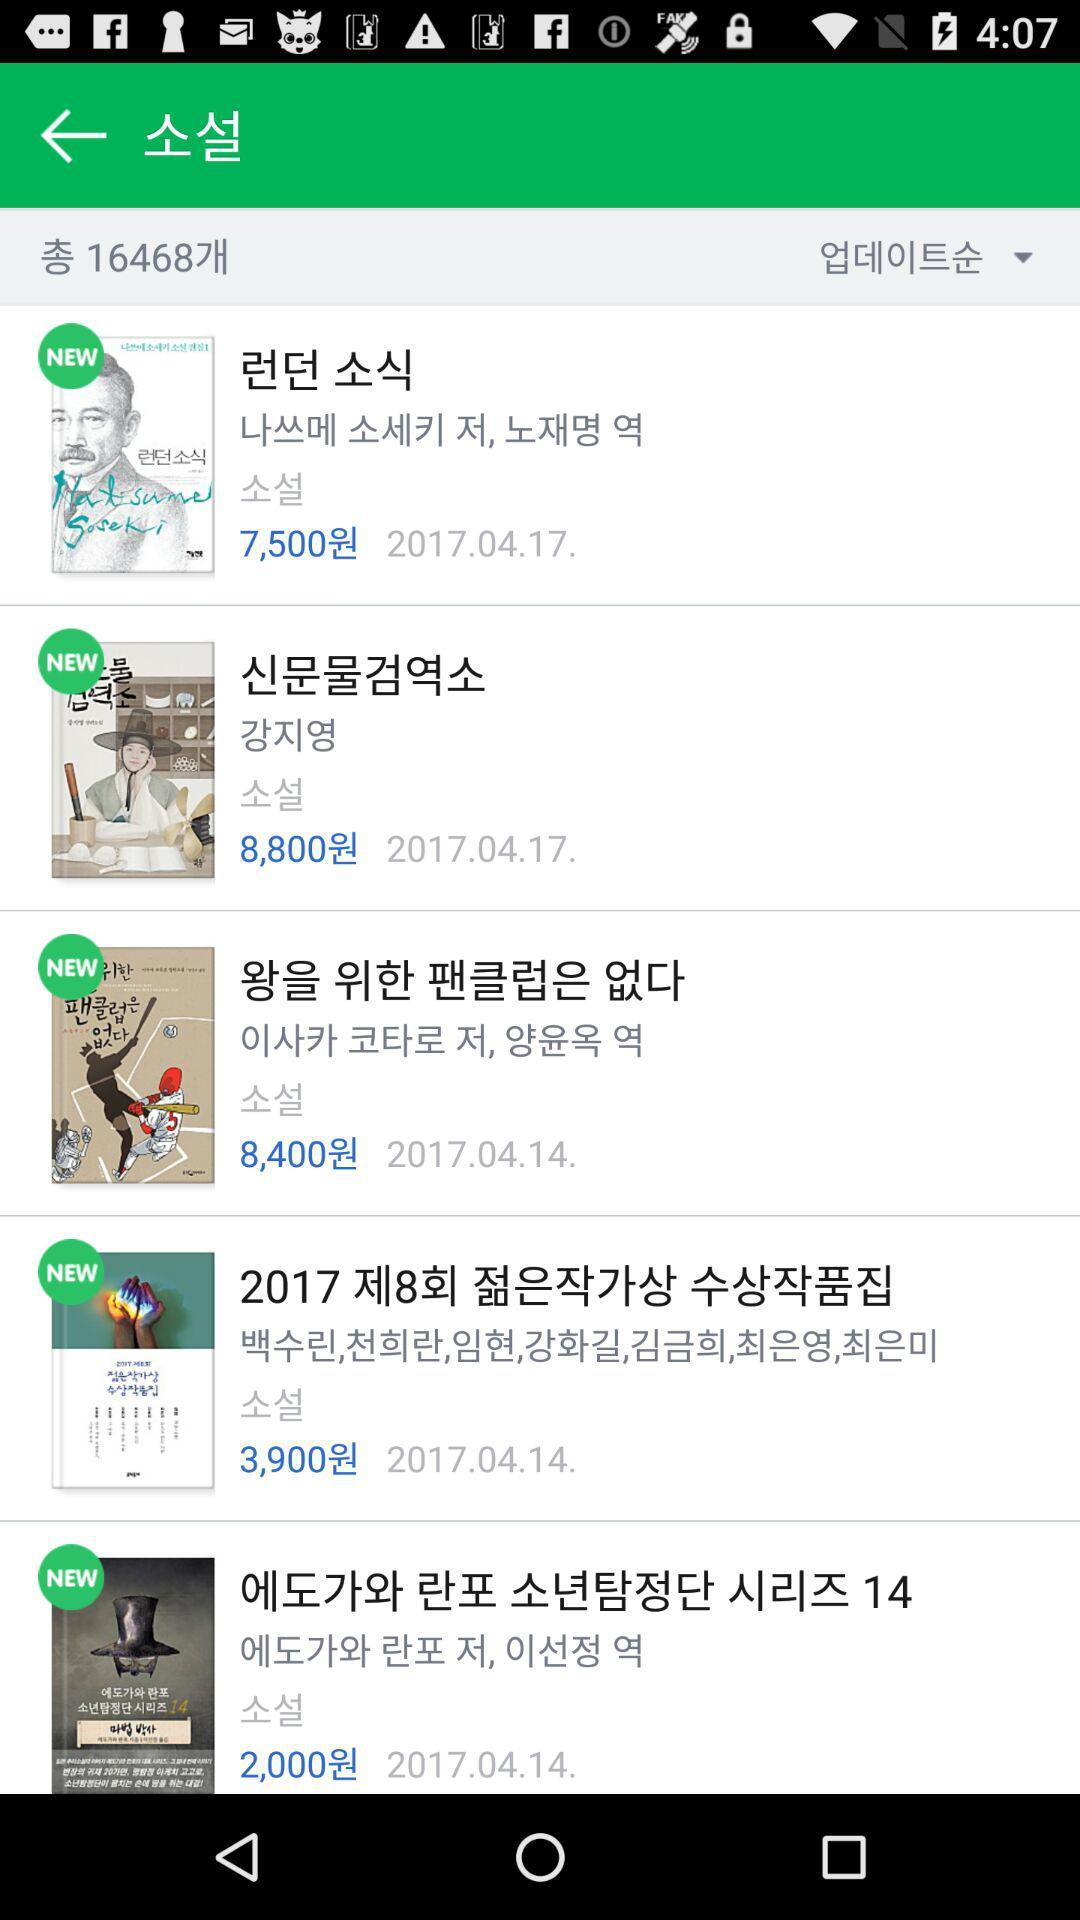 This screenshot has width=1080, height=1920. I want to click on the item above the 2017.04.17., so click(467, 428).